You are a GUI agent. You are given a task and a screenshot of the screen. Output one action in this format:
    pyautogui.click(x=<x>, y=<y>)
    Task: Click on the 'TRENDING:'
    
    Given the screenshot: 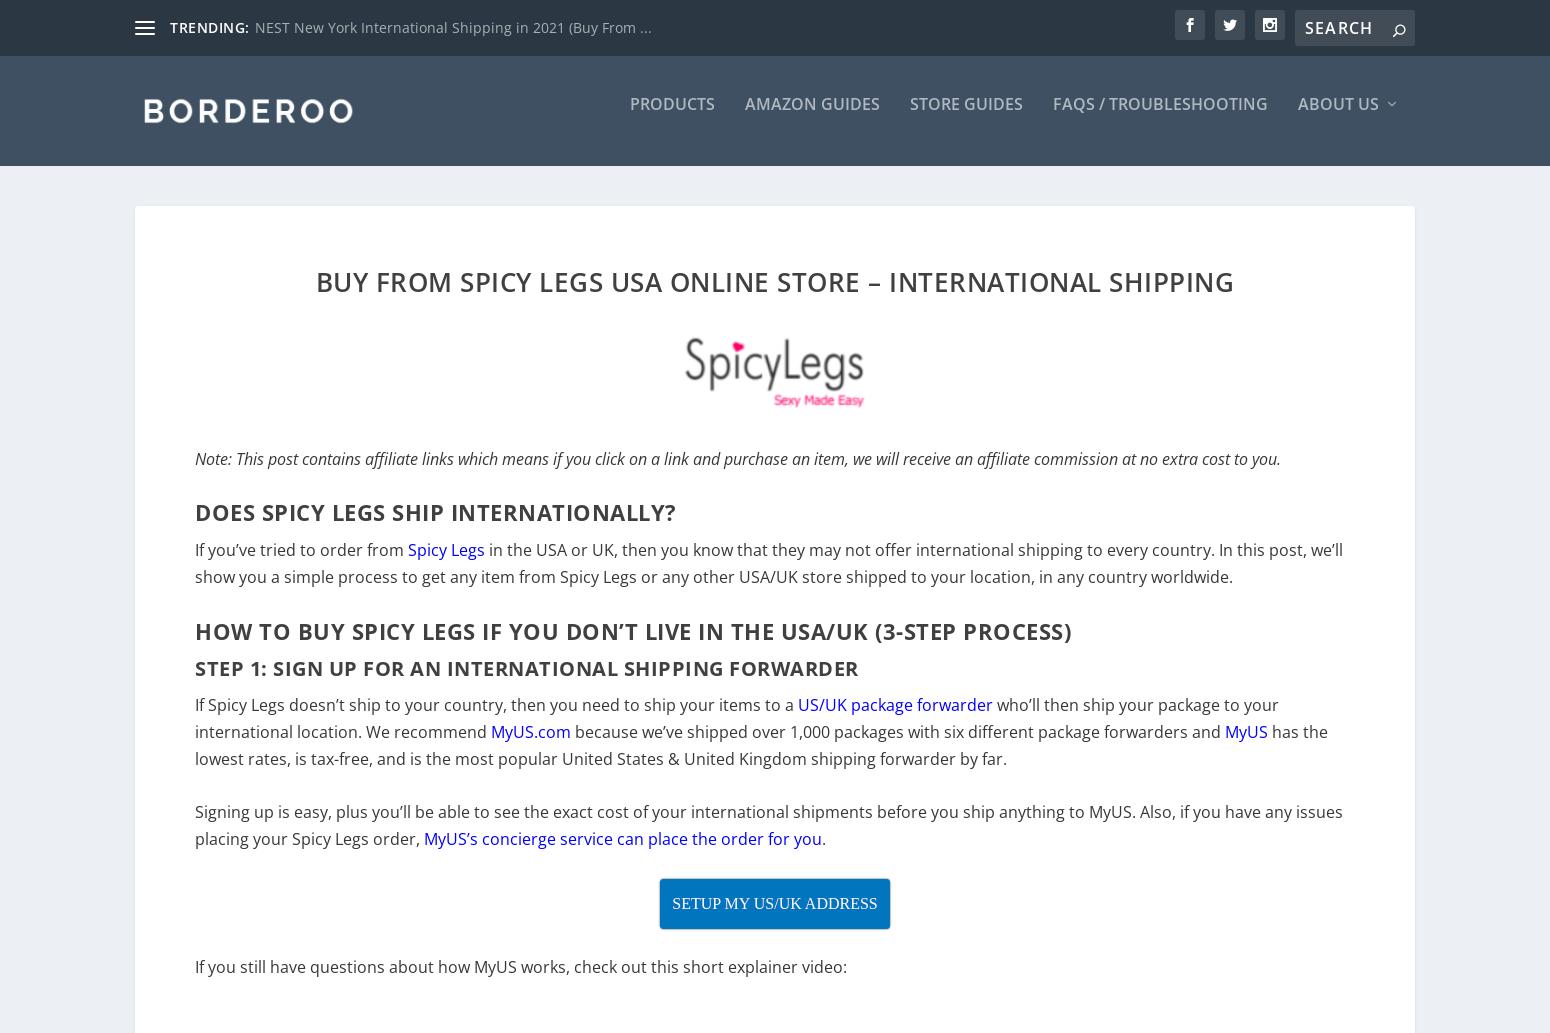 What is the action you would take?
    pyautogui.click(x=208, y=26)
    